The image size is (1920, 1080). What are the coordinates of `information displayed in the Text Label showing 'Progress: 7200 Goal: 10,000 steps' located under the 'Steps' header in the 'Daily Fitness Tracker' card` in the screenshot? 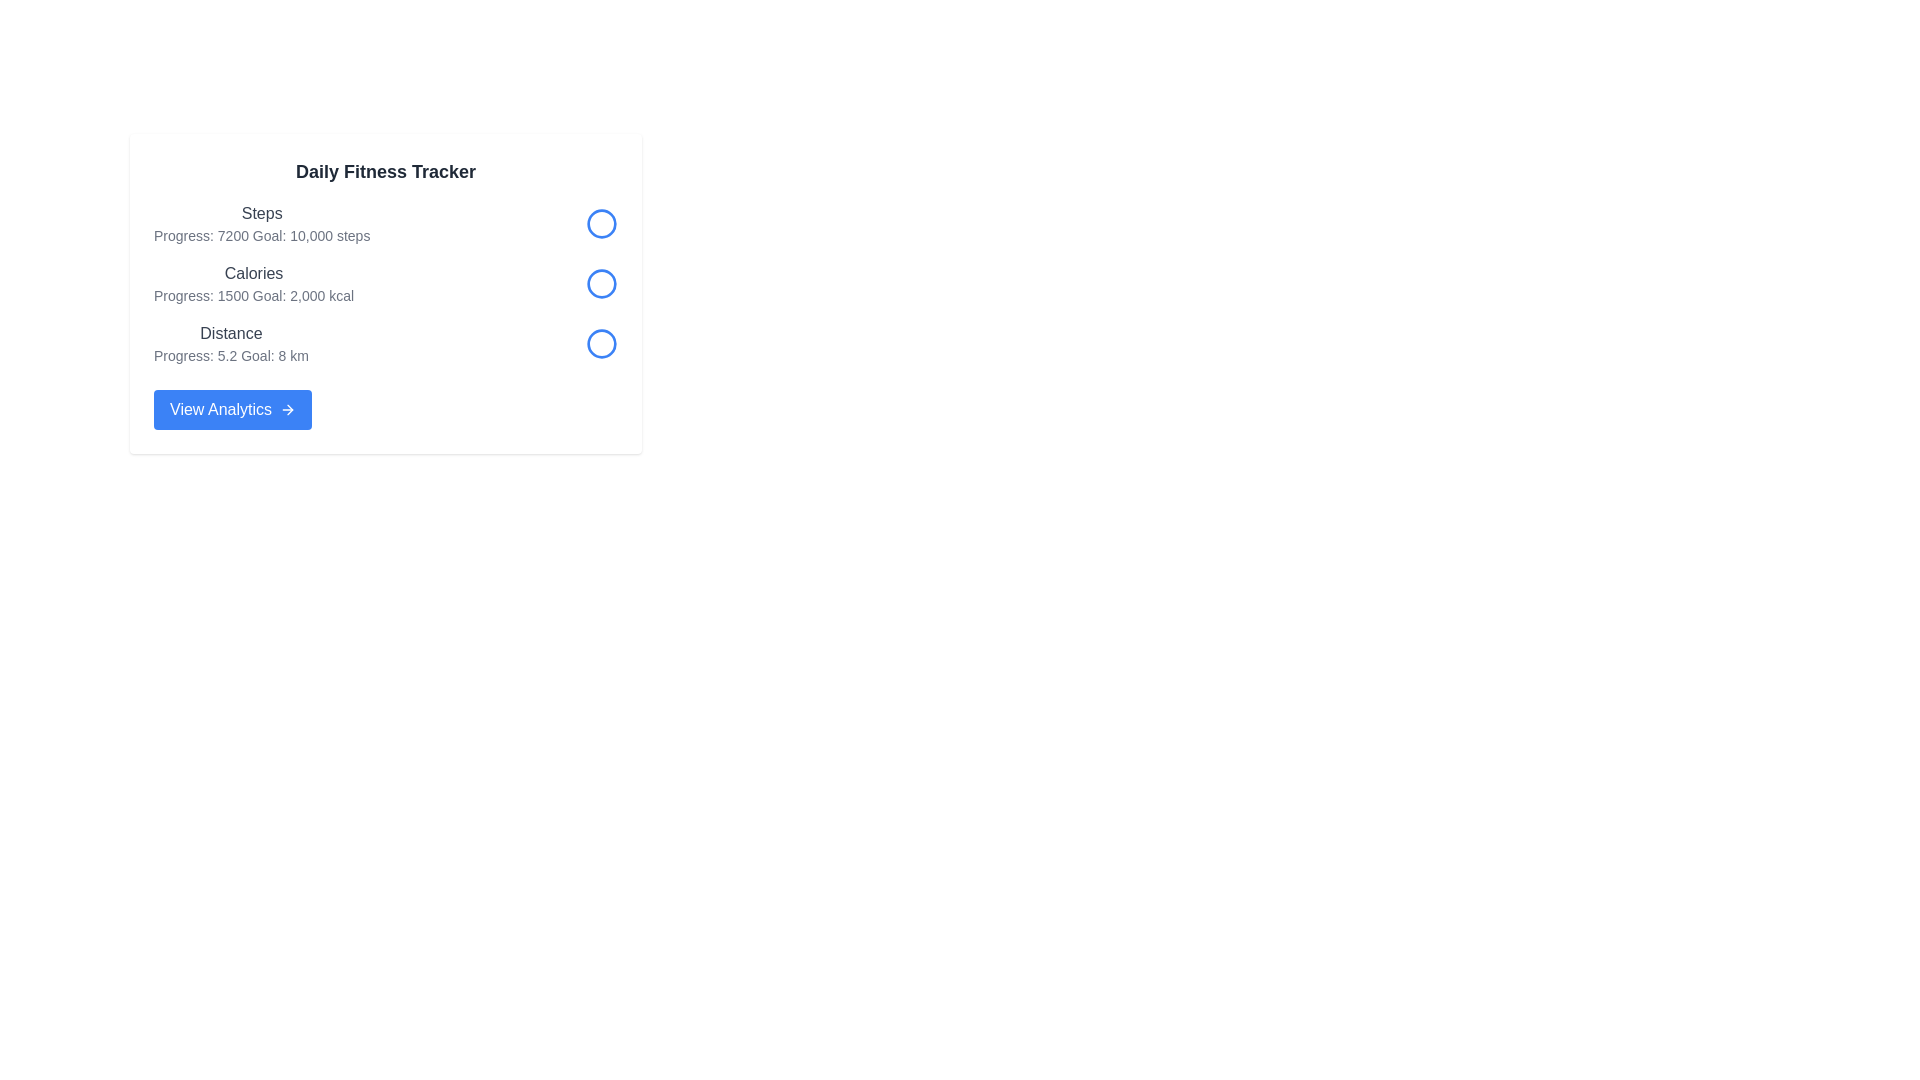 It's located at (261, 234).